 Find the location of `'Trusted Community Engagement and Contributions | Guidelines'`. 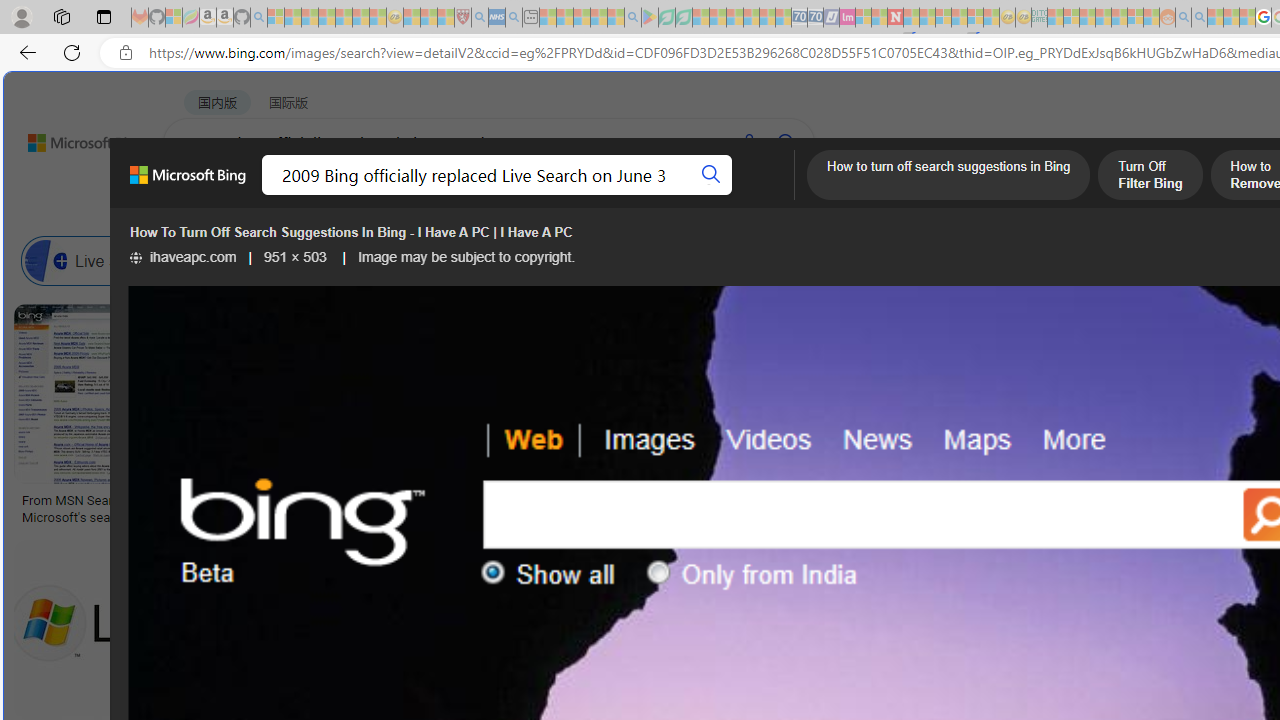

'Trusted Community Engagement and Contributions | Guidelines' is located at coordinates (910, 17).